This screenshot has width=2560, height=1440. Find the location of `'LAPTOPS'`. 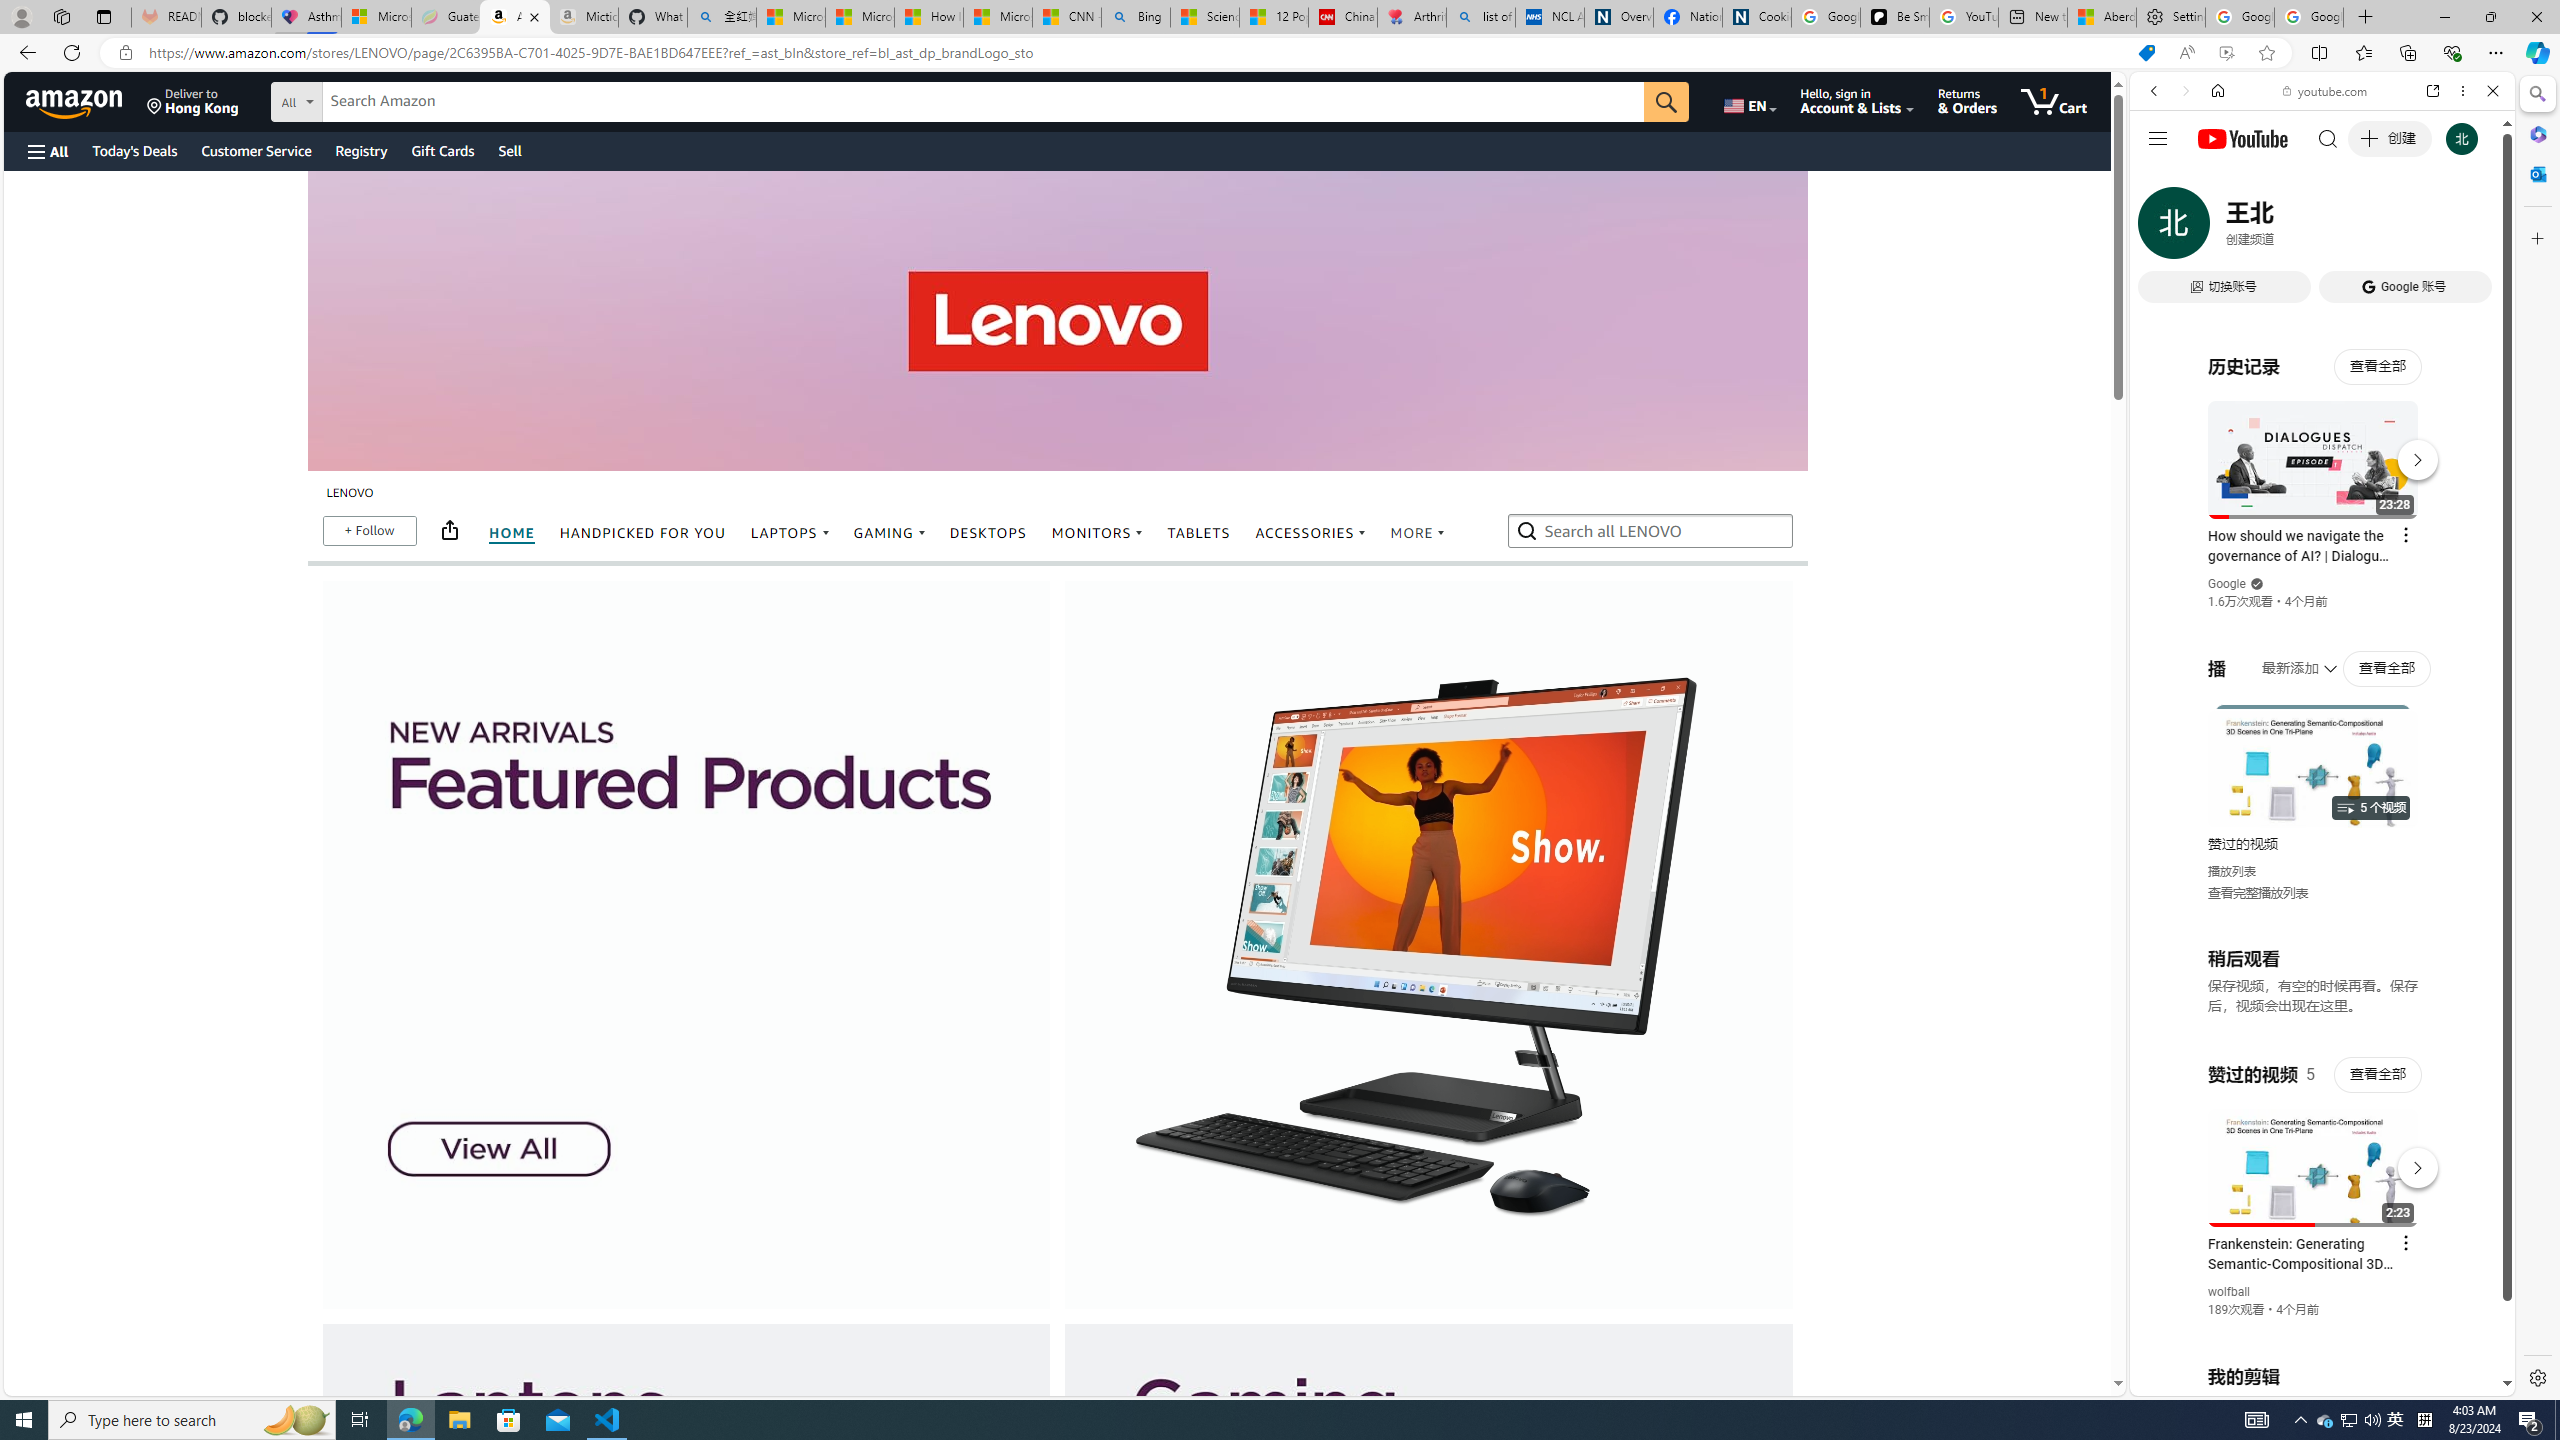

'LAPTOPS' is located at coordinates (788, 533).